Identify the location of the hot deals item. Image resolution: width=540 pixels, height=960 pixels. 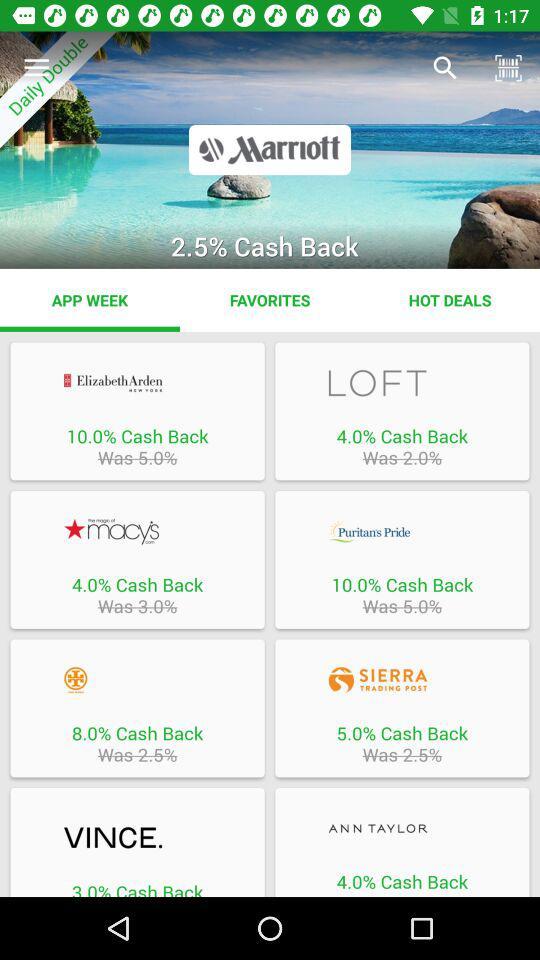
(449, 299).